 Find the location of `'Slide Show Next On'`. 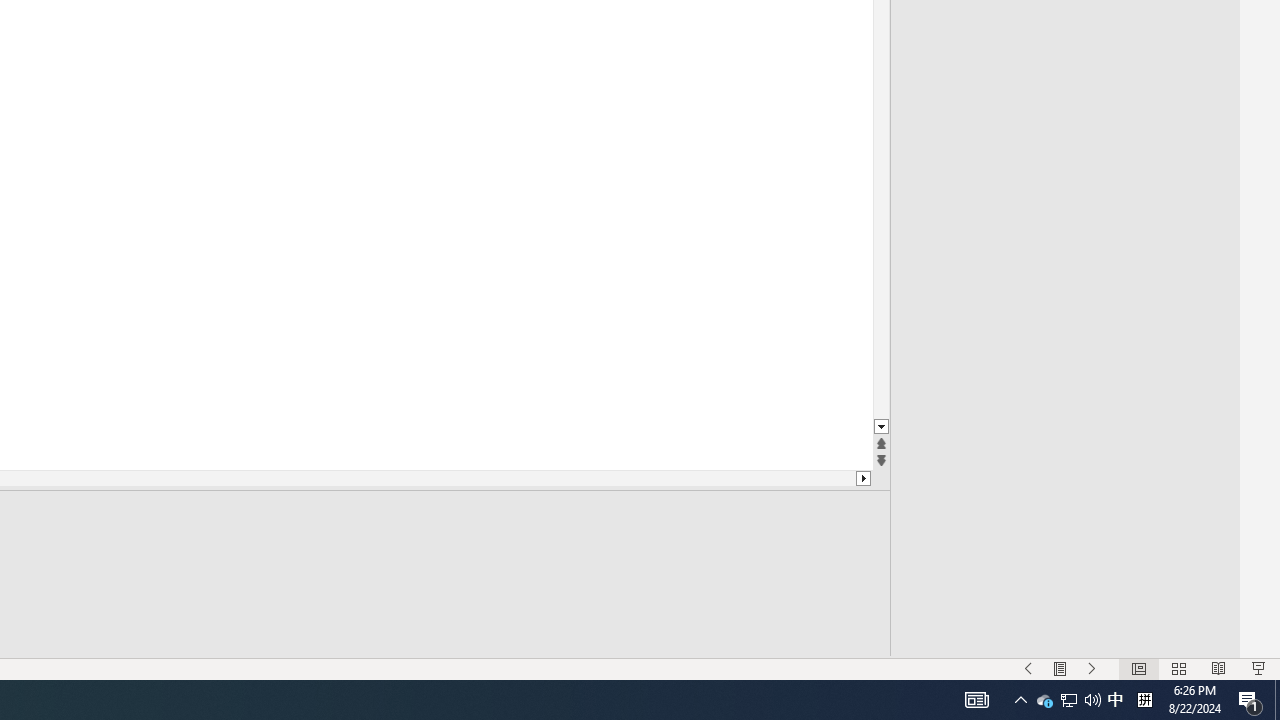

'Slide Show Next On' is located at coordinates (1091, 669).